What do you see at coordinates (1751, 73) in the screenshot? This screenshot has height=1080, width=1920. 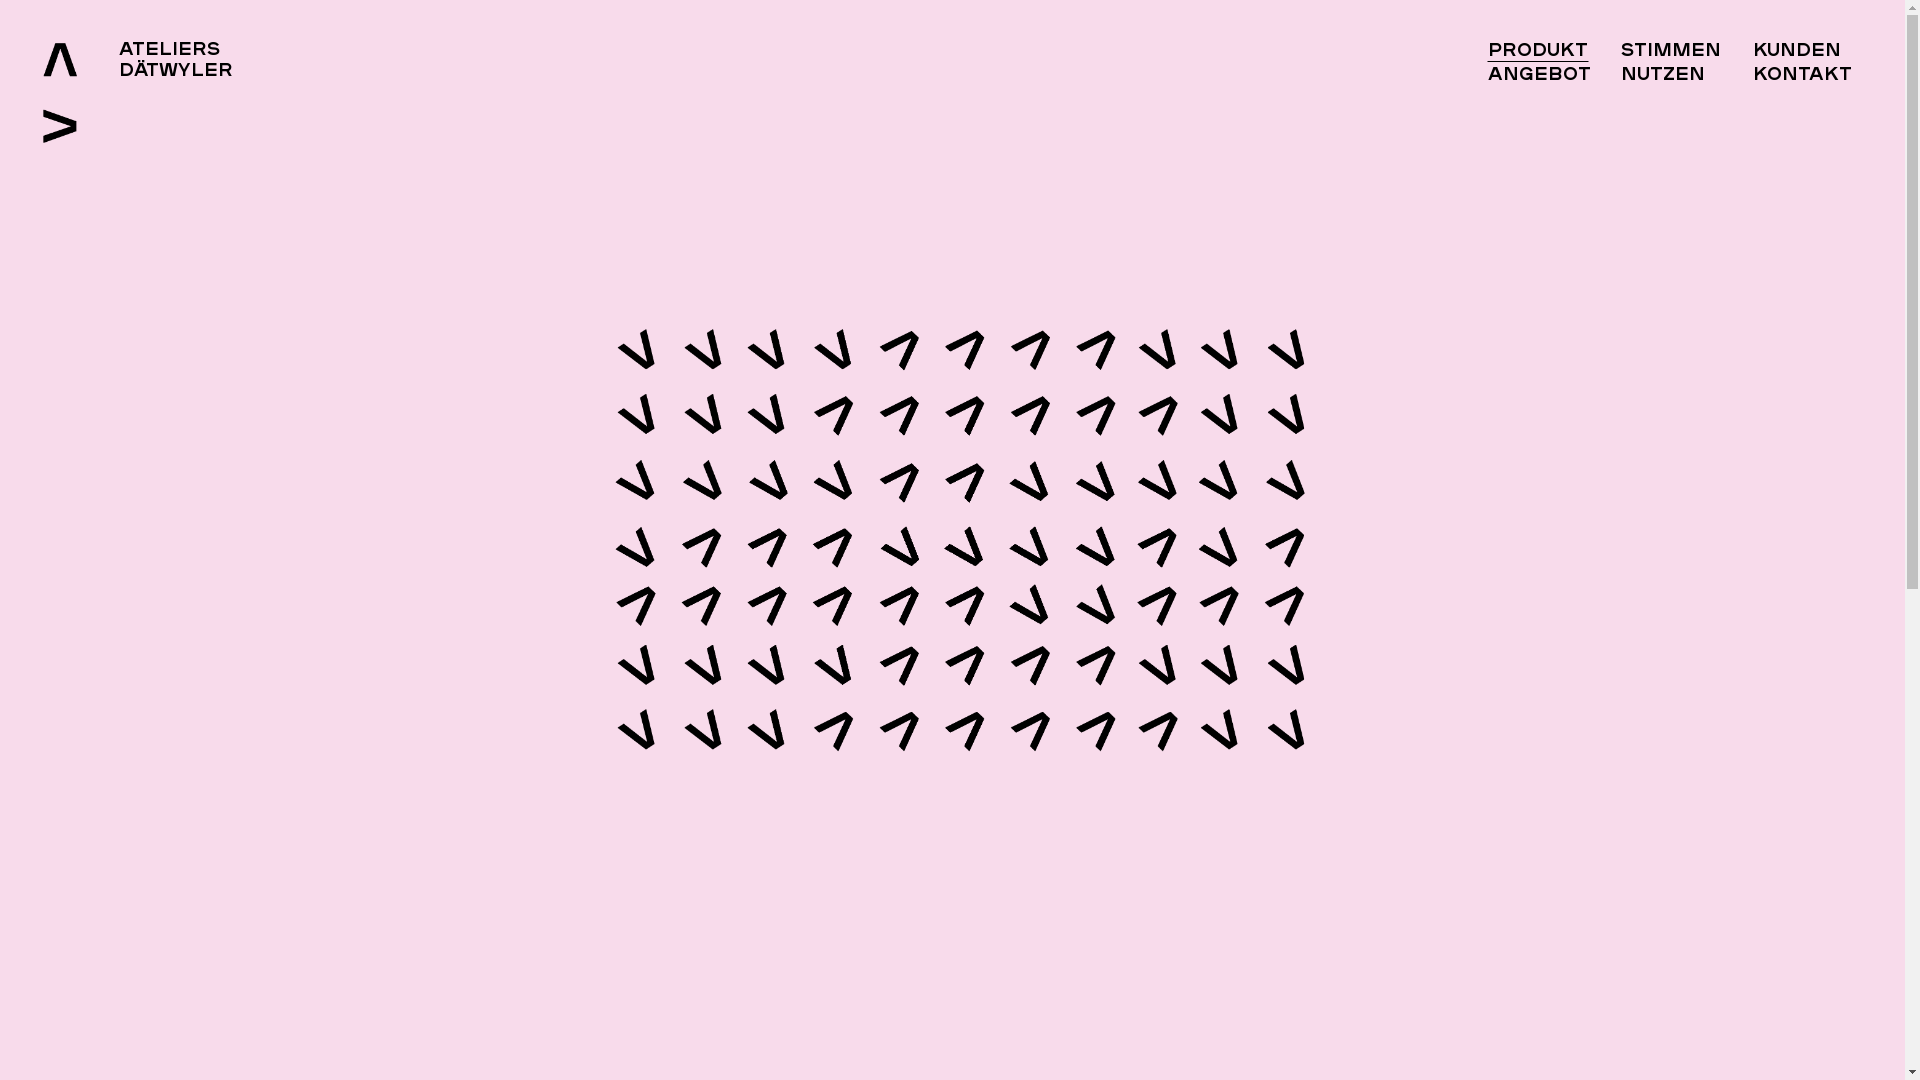 I see `'Kontakt'` at bounding box center [1751, 73].